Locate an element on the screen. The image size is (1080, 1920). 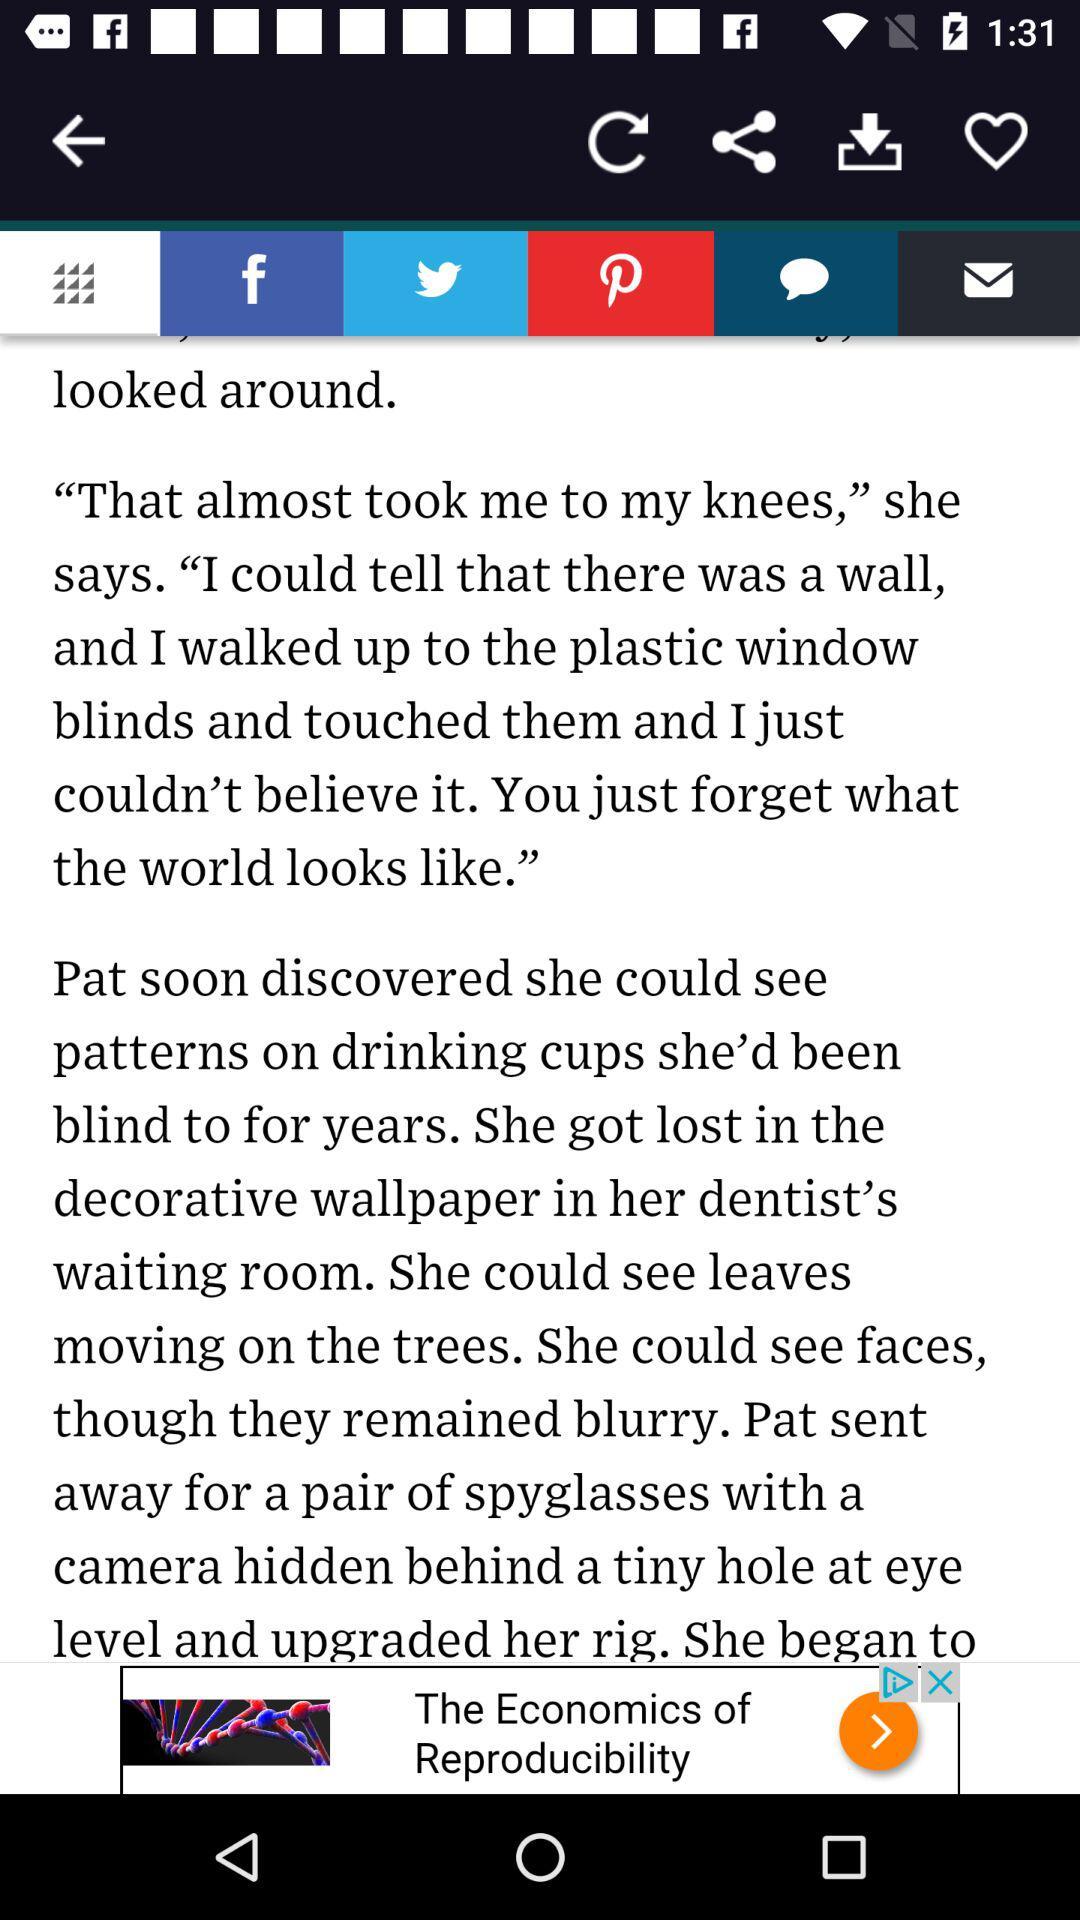
main content area is located at coordinates (540, 945).